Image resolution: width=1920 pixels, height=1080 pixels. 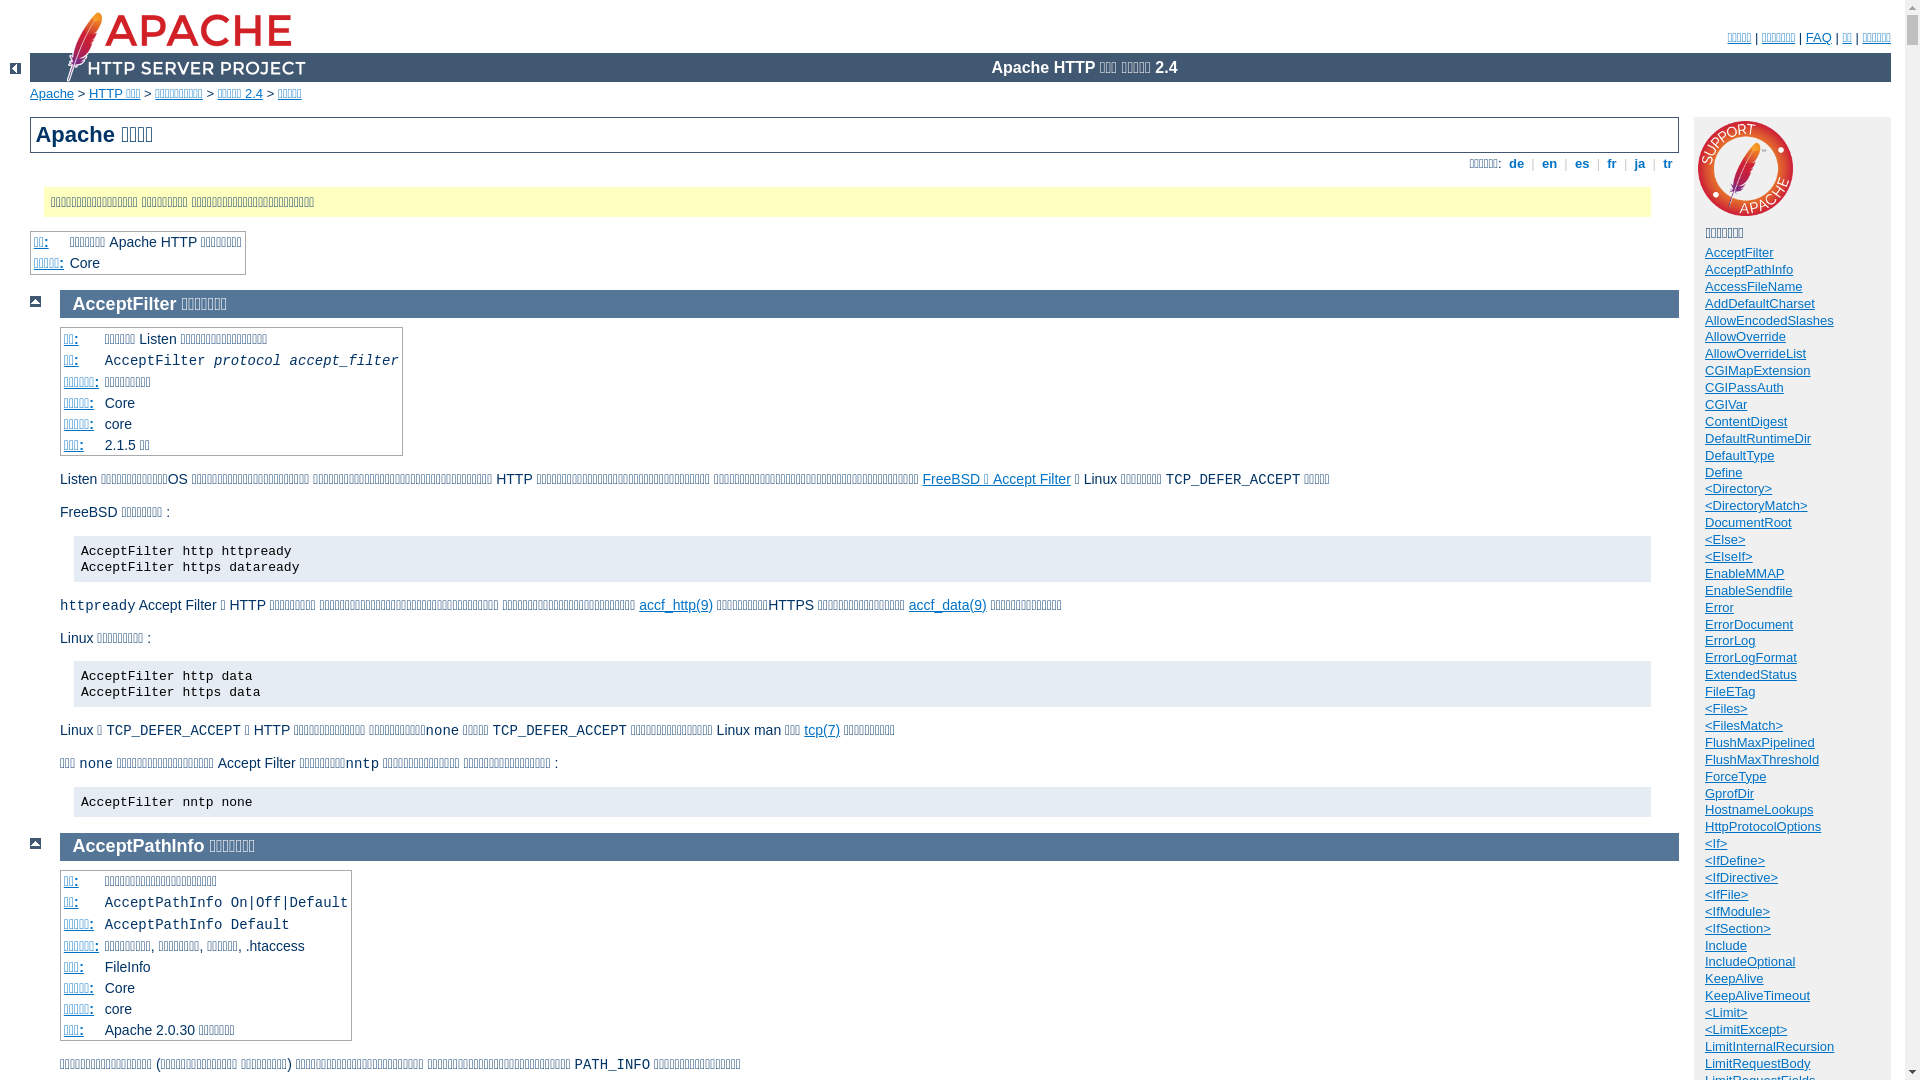 I want to click on 'KeepAlive', so click(x=1733, y=977).